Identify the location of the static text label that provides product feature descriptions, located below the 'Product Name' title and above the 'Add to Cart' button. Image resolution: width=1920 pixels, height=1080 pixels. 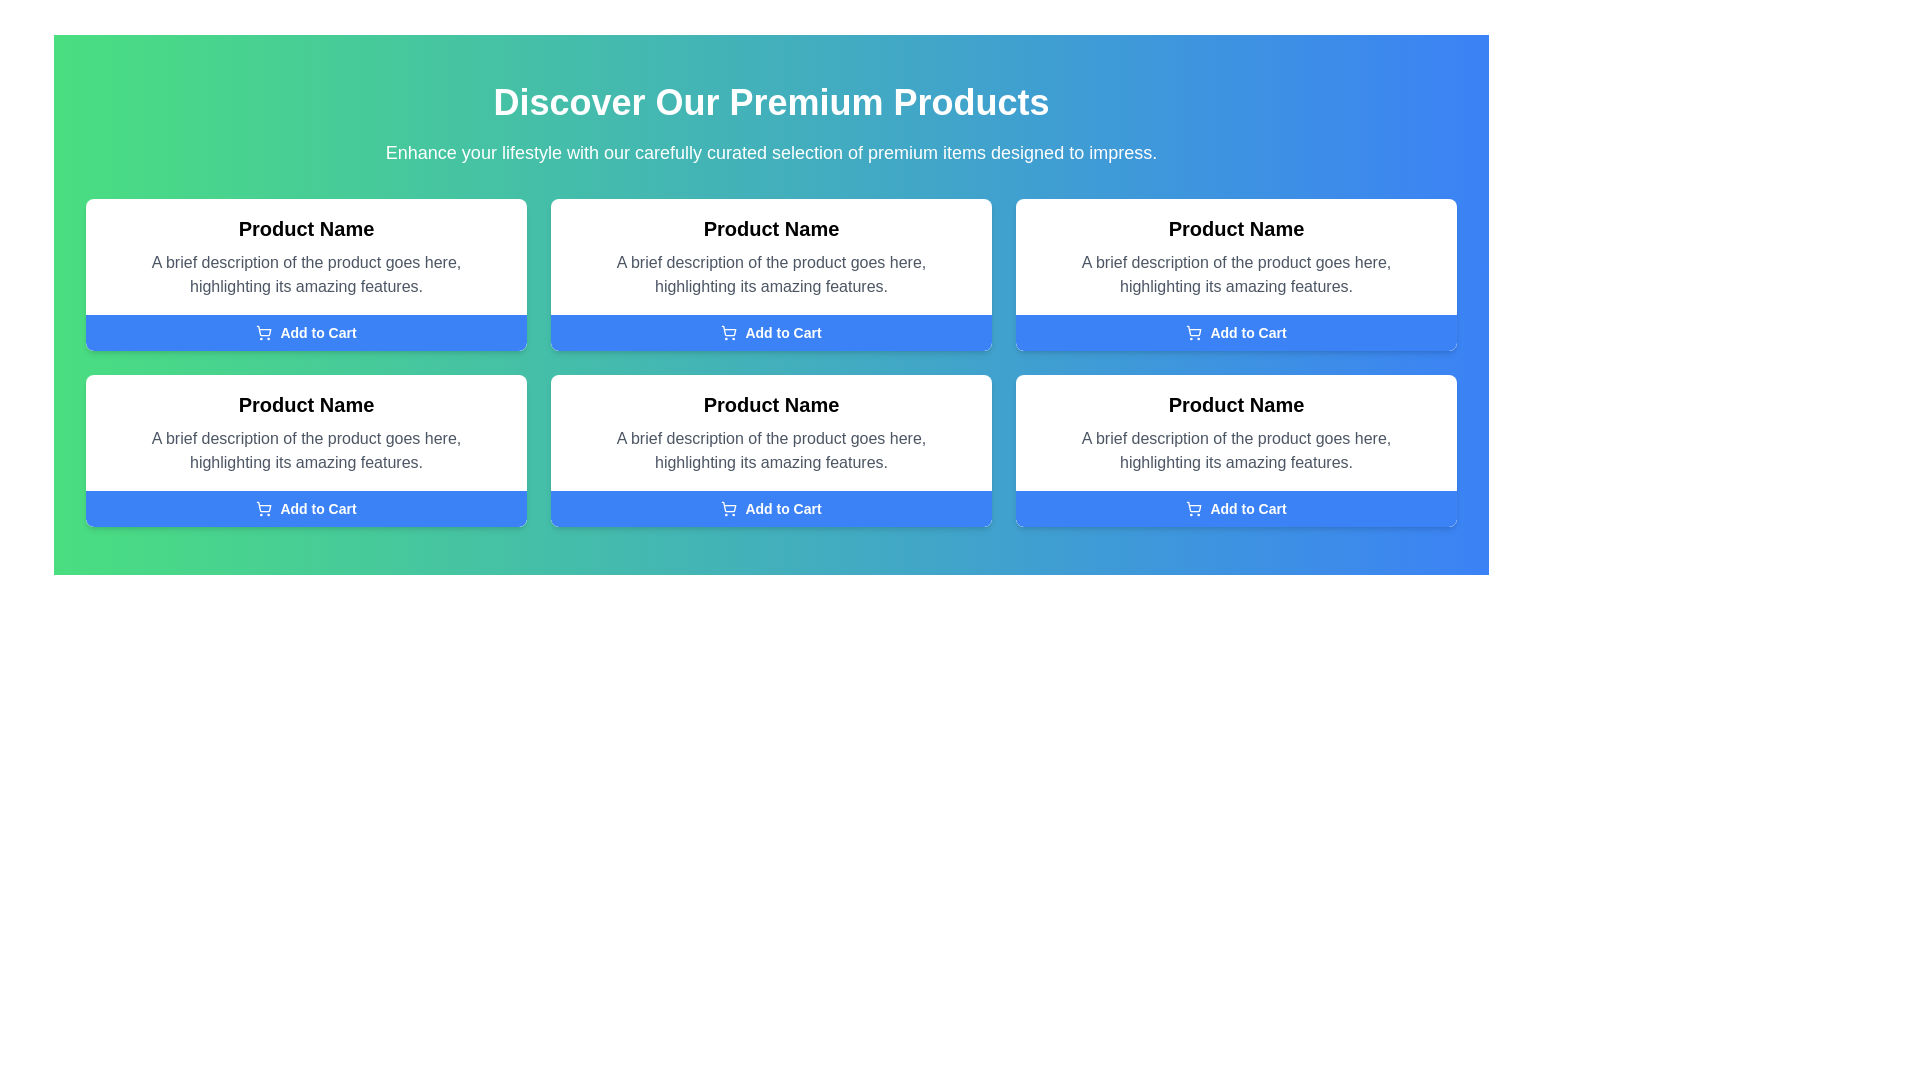
(1235, 274).